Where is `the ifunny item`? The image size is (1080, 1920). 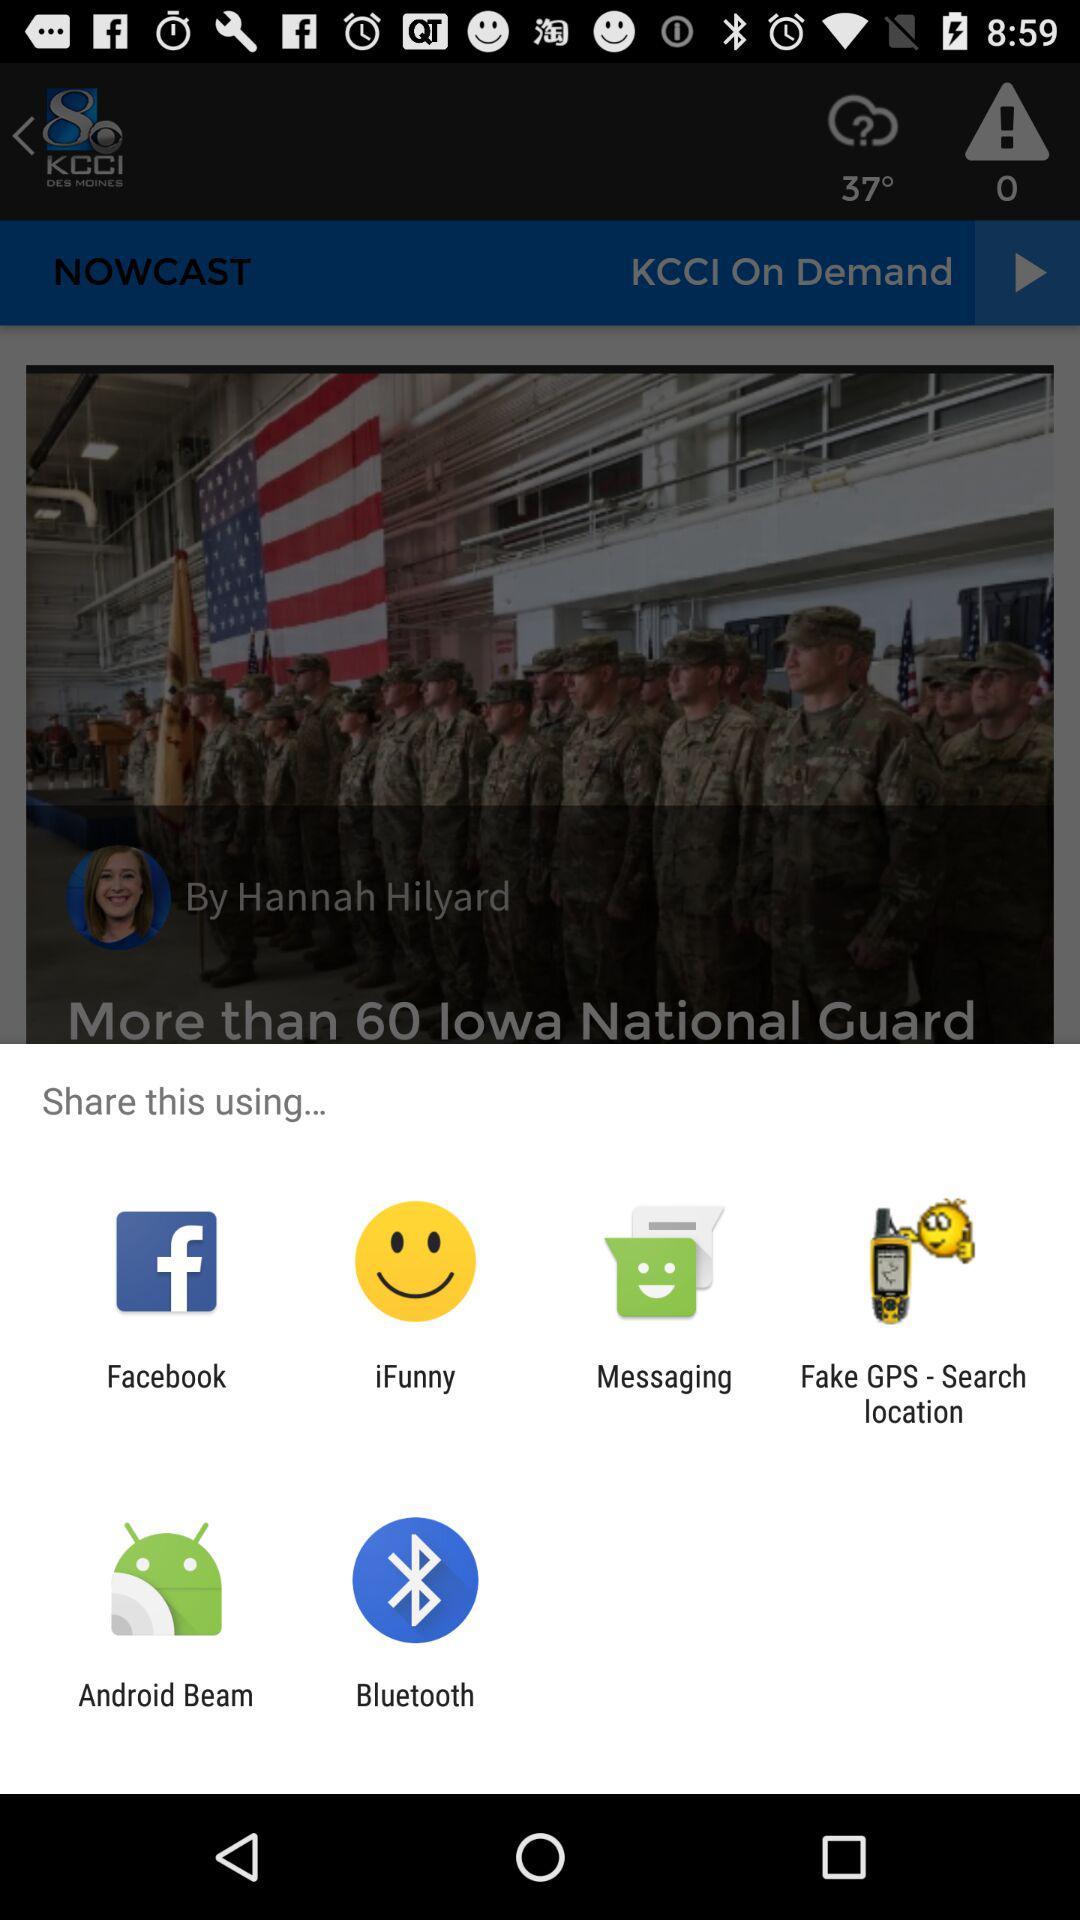 the ifunny item is located at coordinates (414, 1392).